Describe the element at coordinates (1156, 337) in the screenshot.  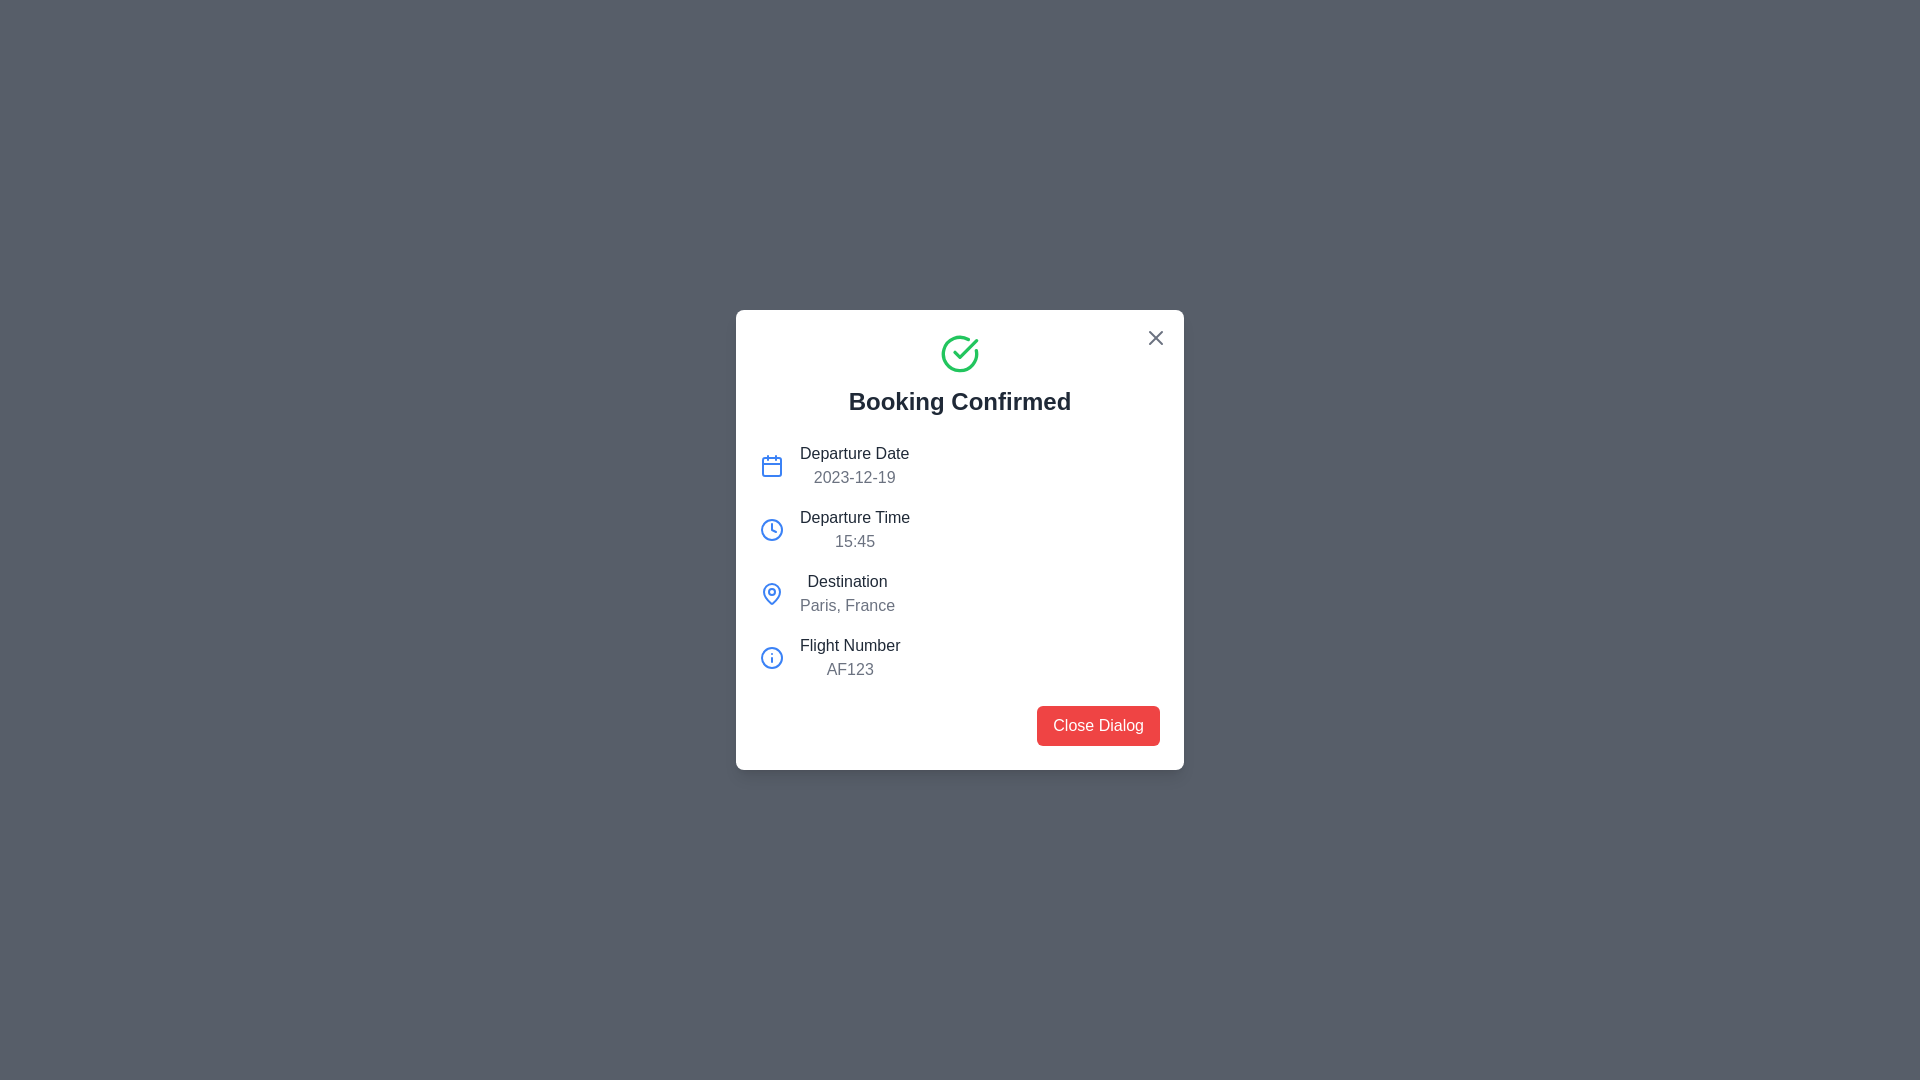
I see `the close button located in the top-right corner of the 'Booking Confirmed' dialog box` at that location.